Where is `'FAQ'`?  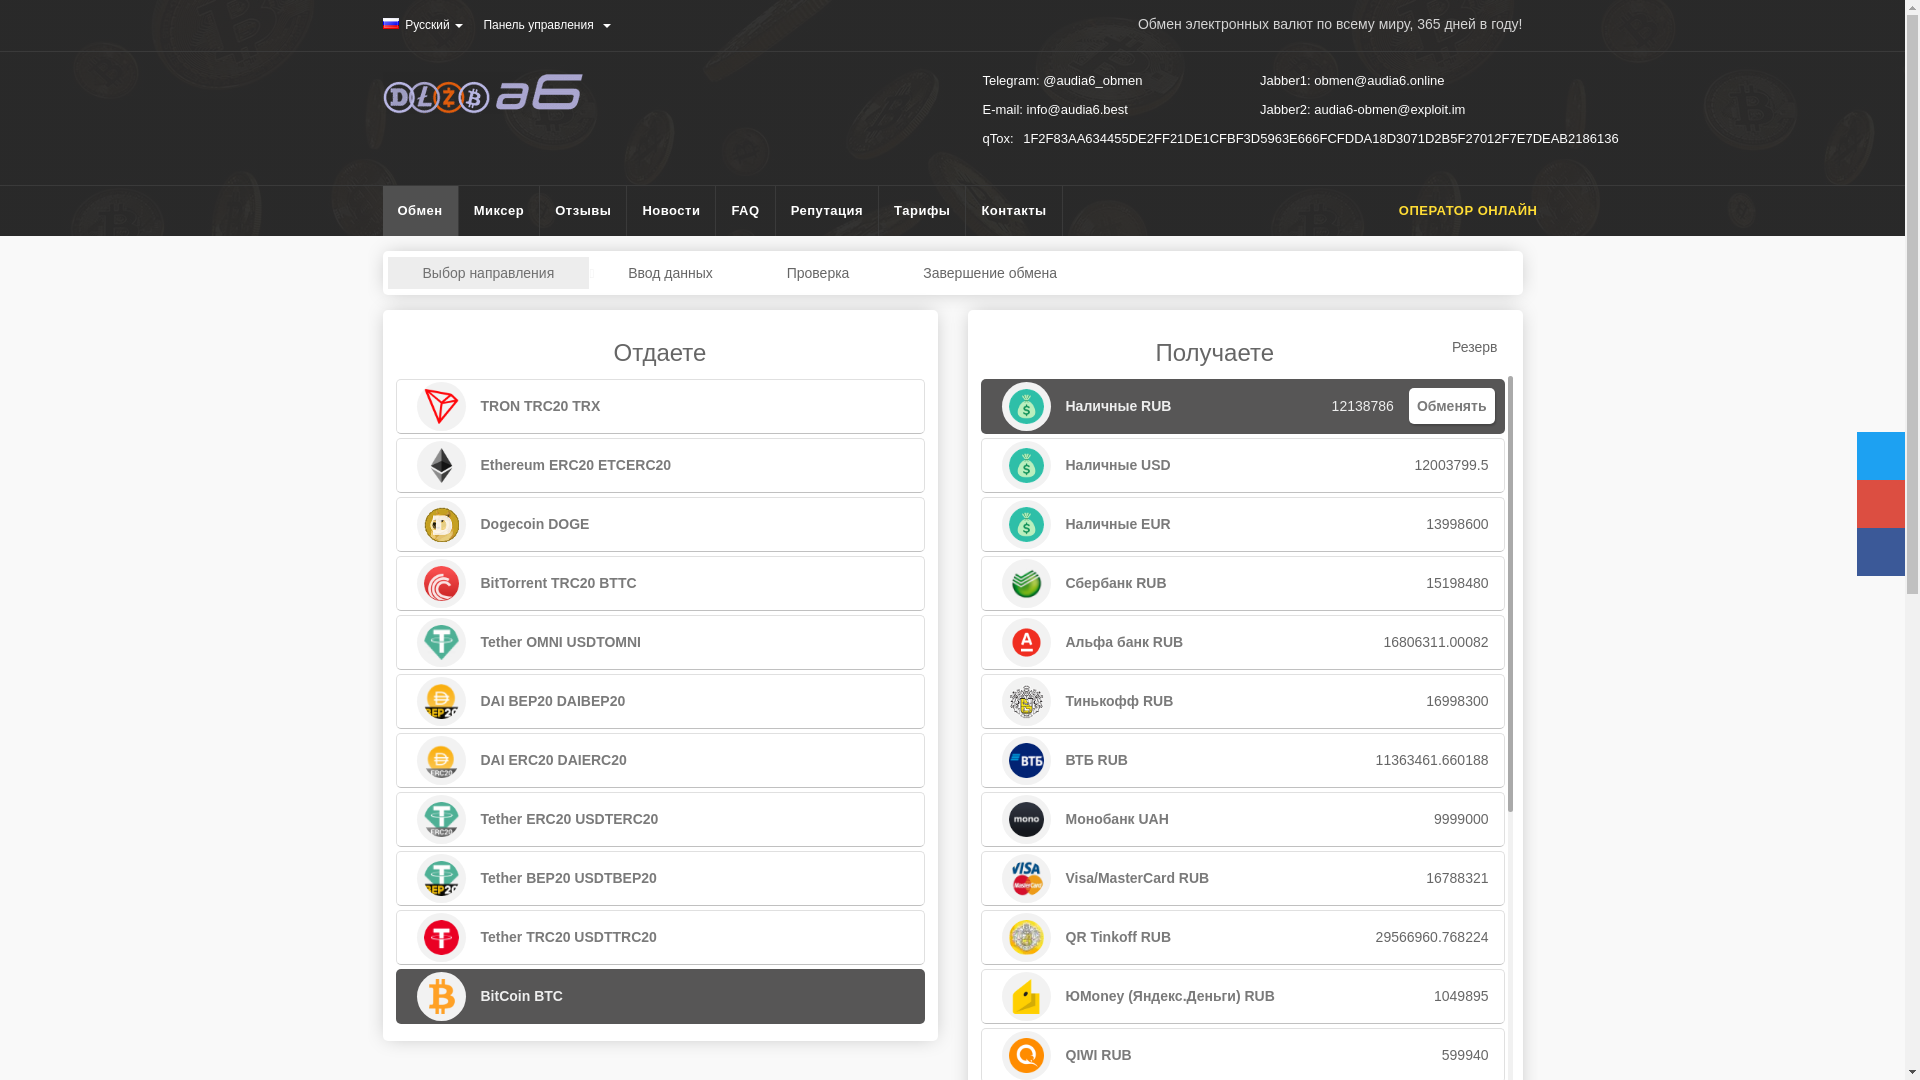
'FAQ' is located at coordinates (744, 211).